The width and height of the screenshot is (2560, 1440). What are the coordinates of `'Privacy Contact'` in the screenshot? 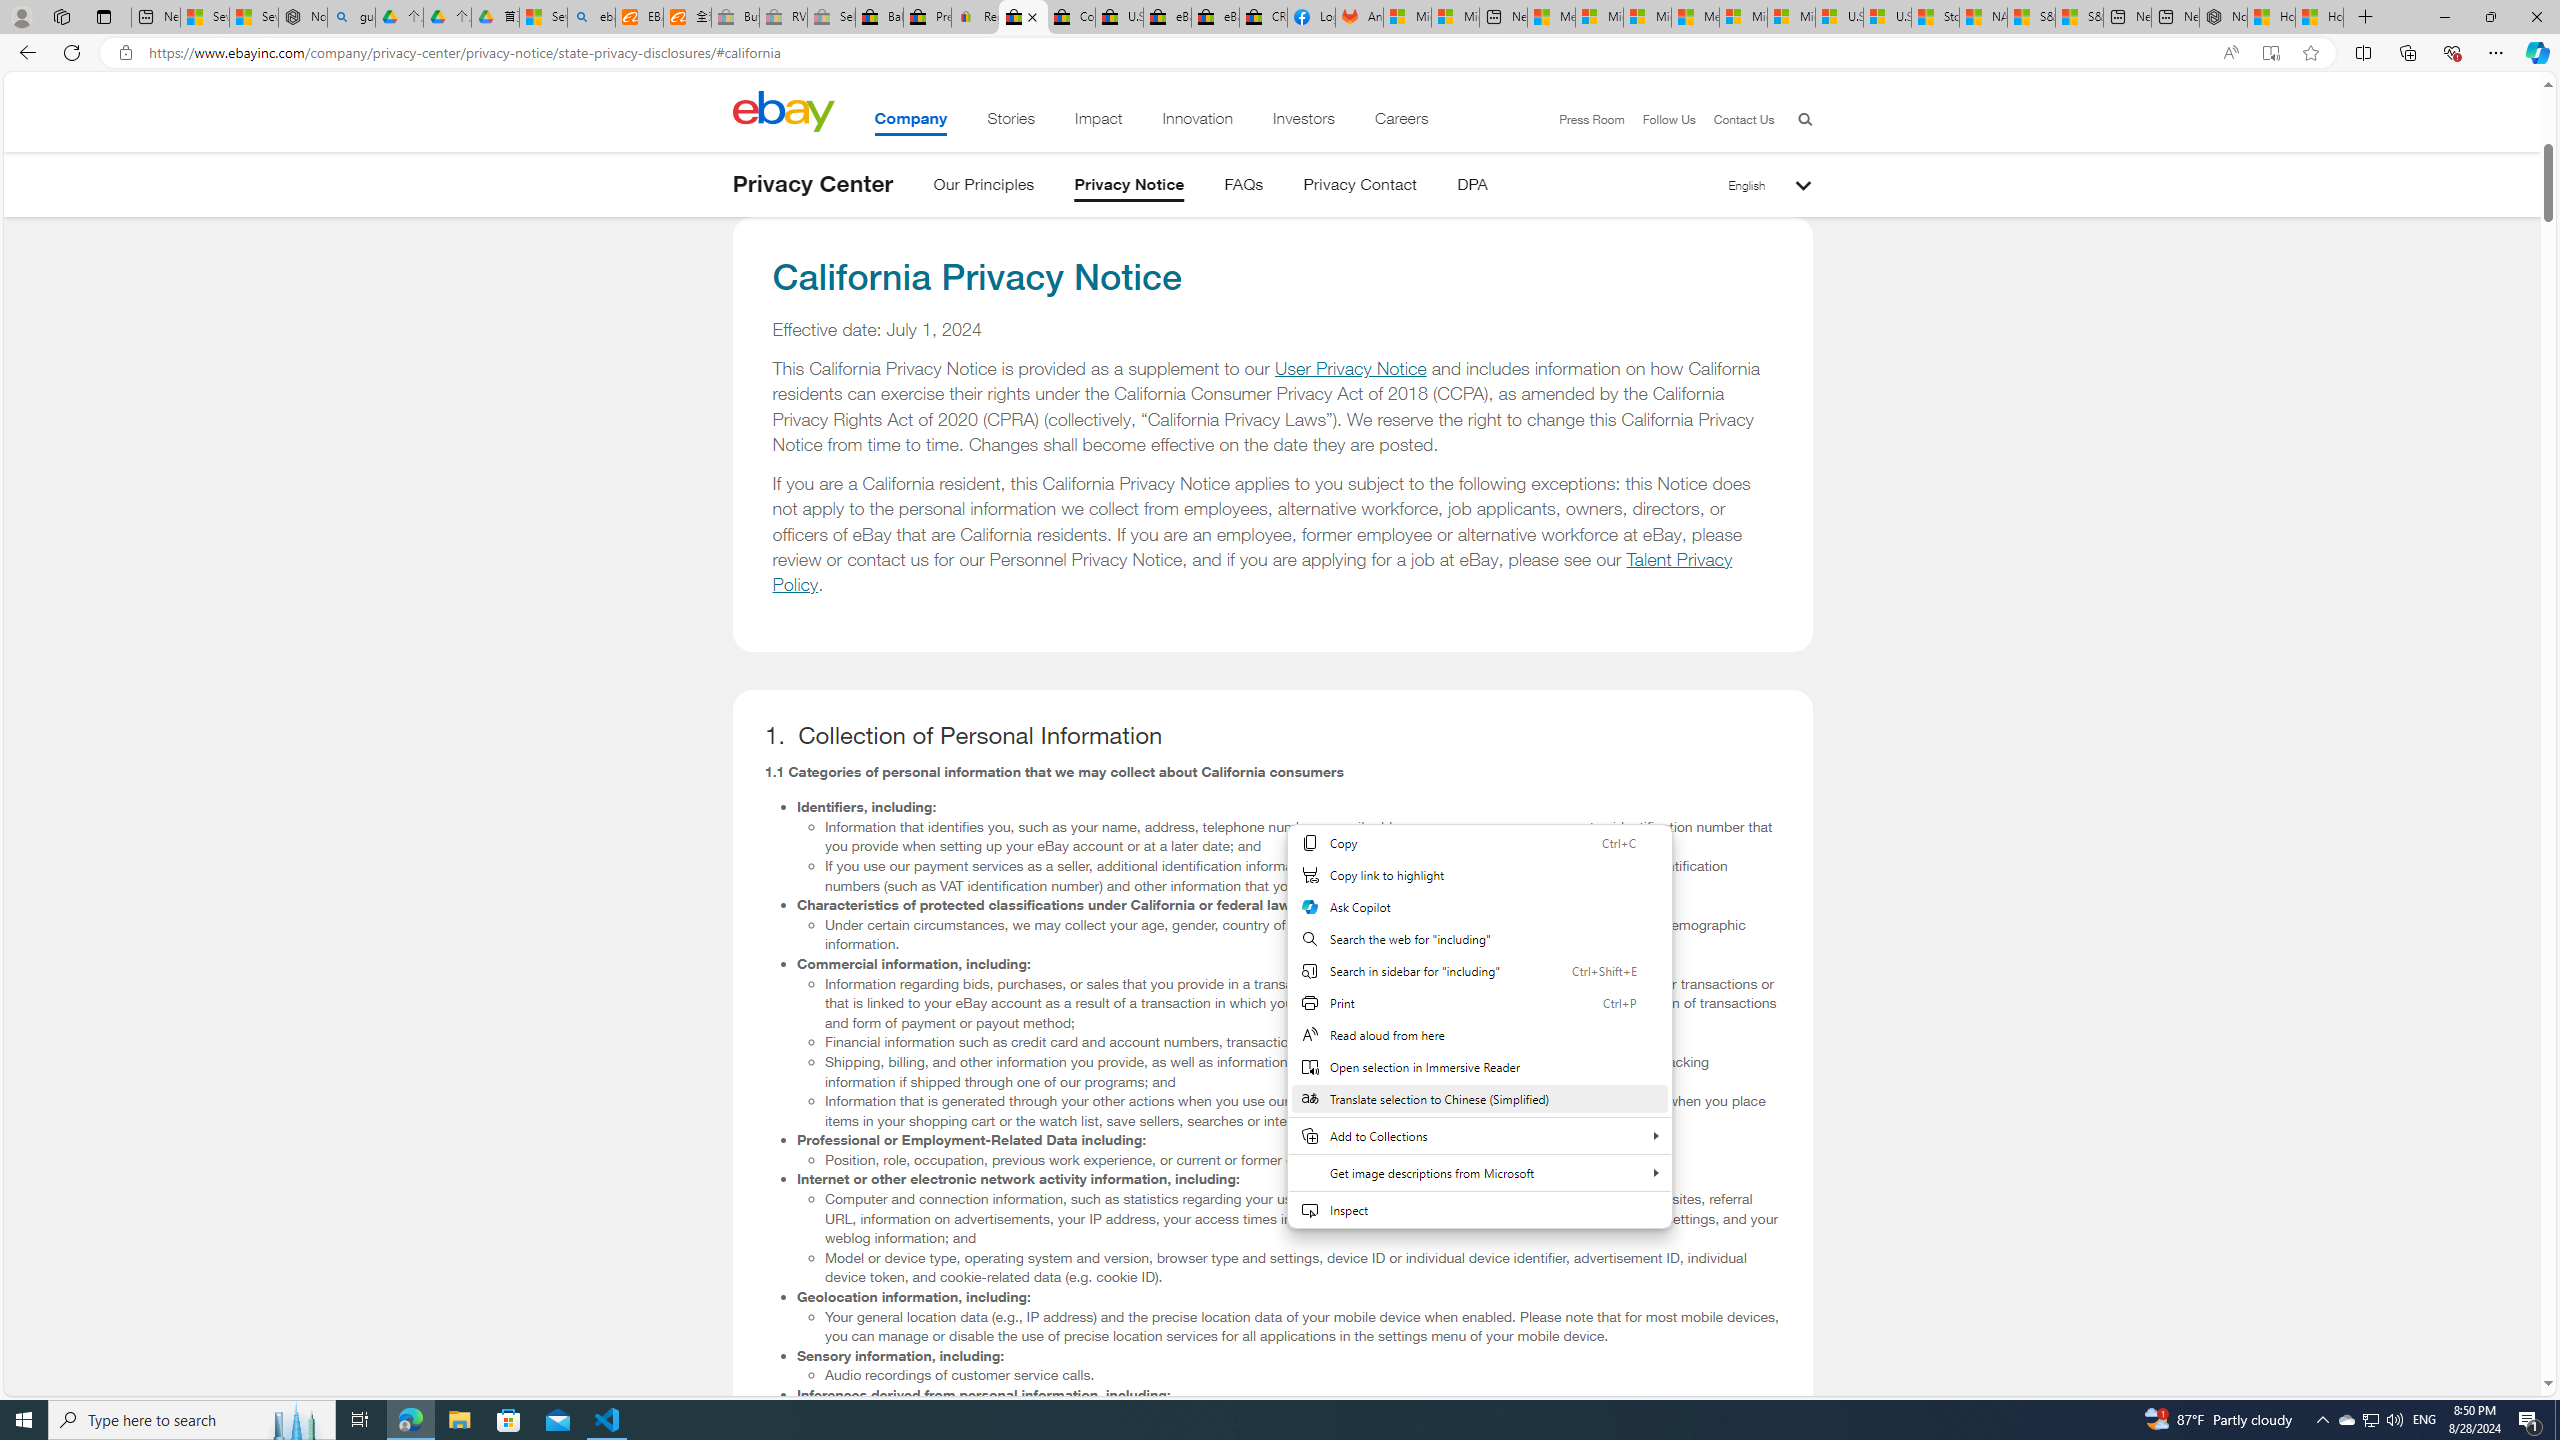 It's located at (1360, 187).